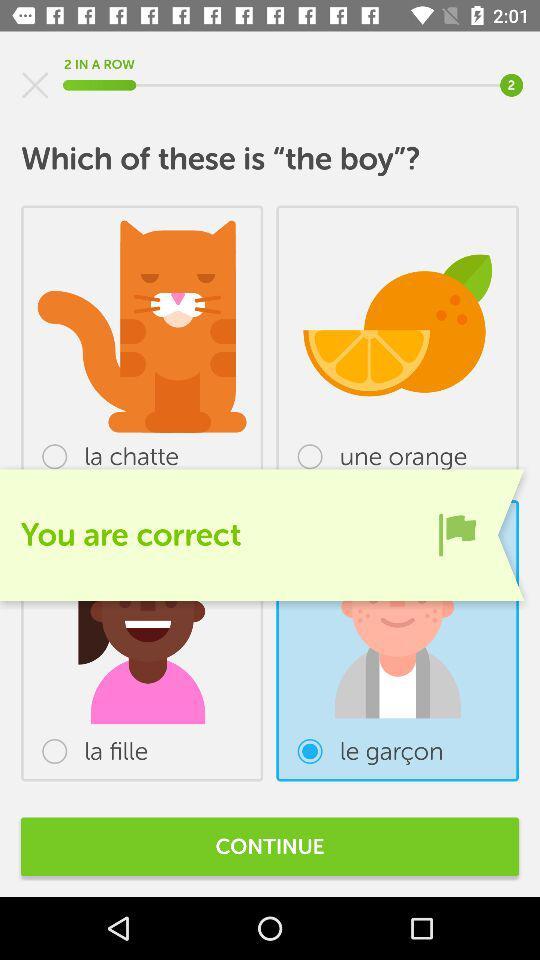  Describe the element at coordinates (457, 533) in the screenshot. I see `the item below the une orange item` at that location.